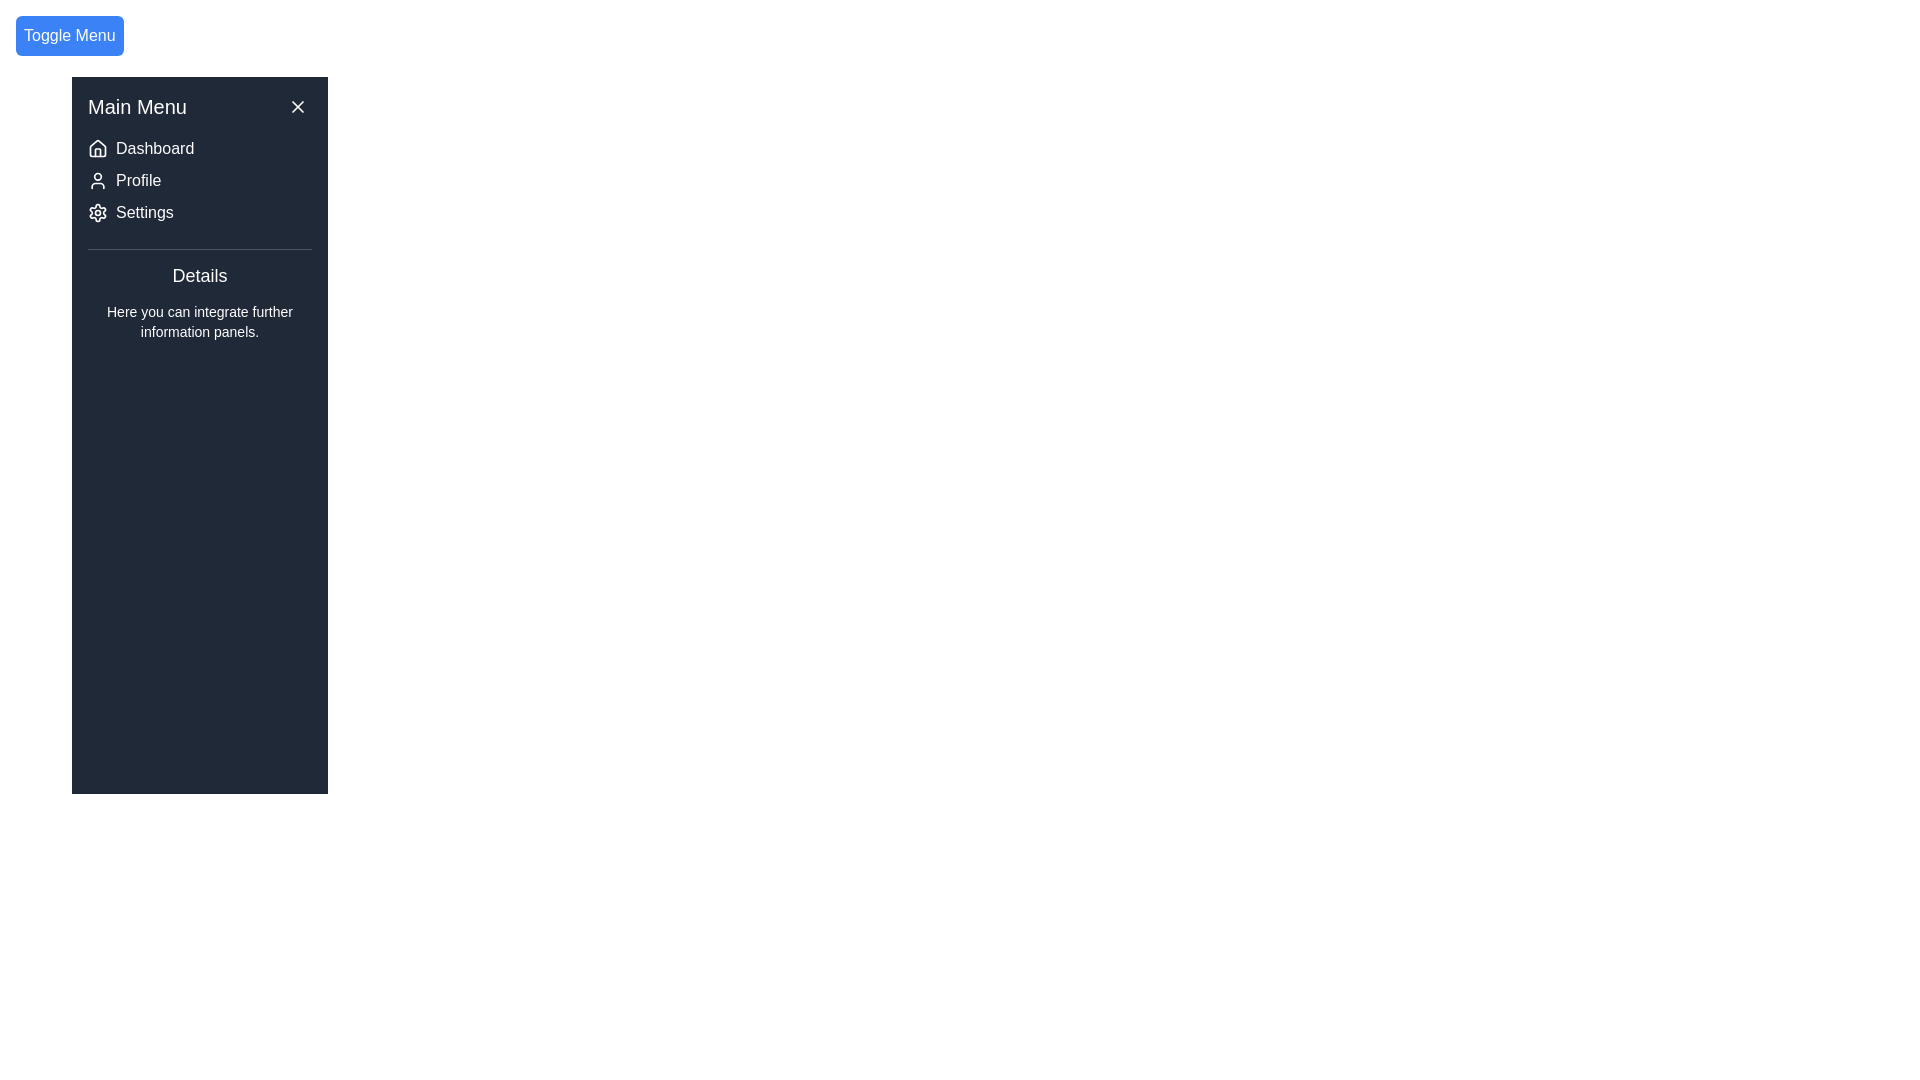  I want to click on the close button located in the top-right corner of the sidebar, aligned with the title 'Main Menu', so click(296, 107).